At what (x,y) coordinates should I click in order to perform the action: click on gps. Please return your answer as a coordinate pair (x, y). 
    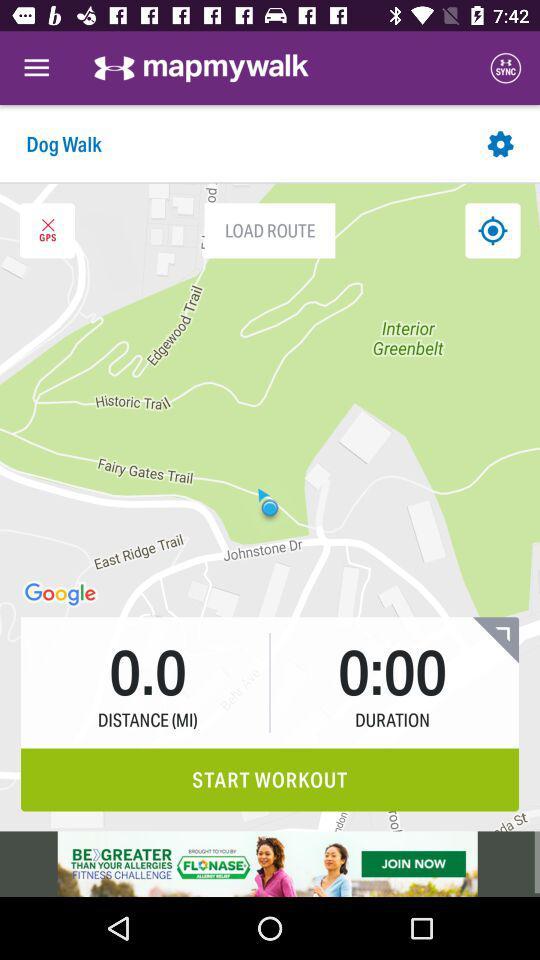
    Looking at the image, I should click on (47, 230).